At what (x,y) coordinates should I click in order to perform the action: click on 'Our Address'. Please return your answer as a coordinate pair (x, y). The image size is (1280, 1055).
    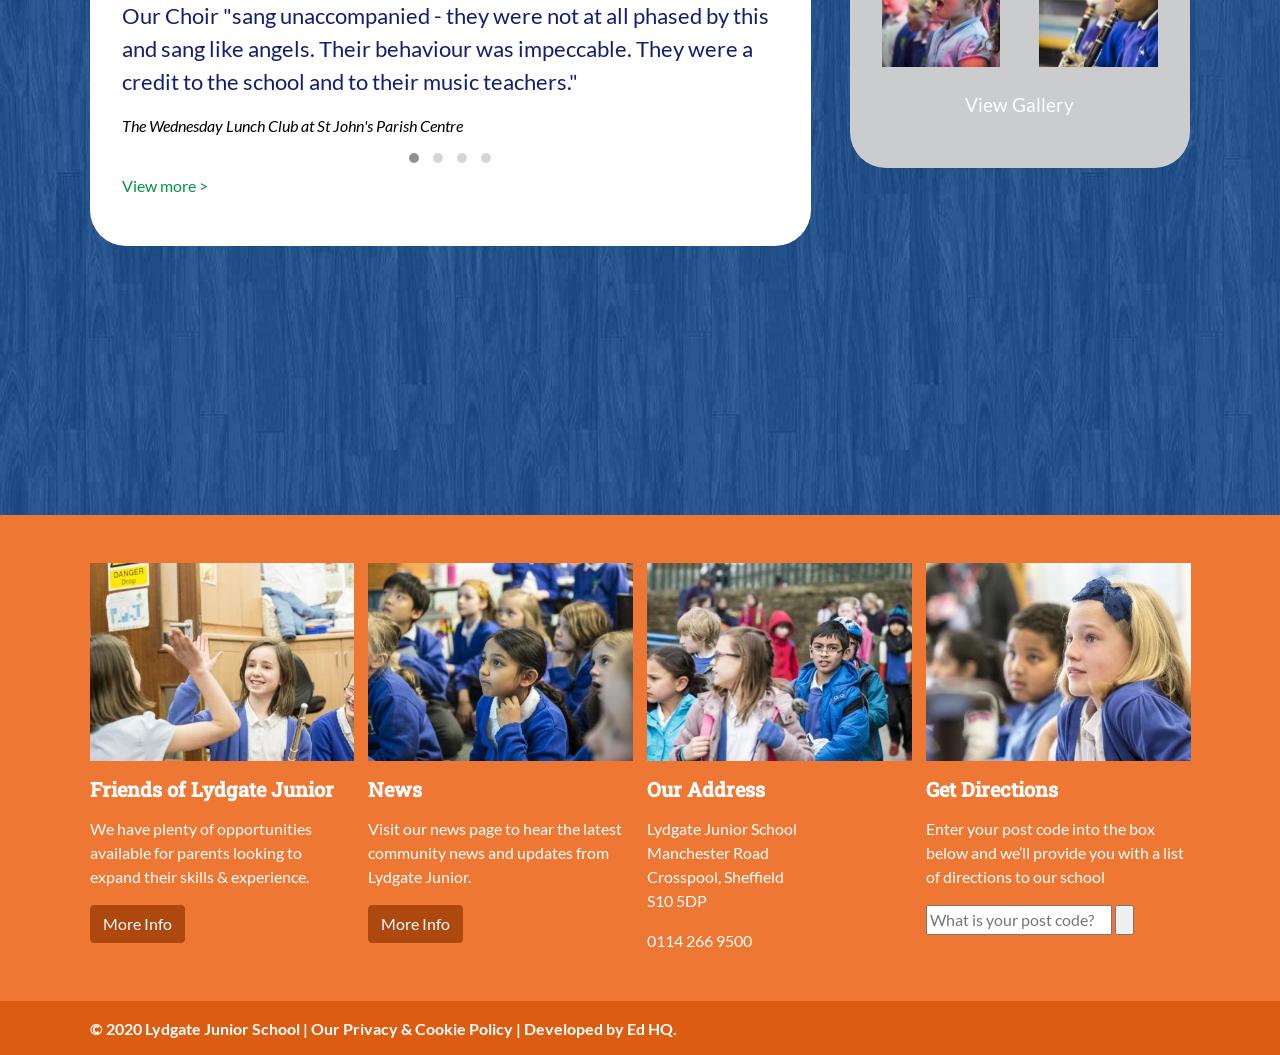
    Looking at the image, I should click on (706, 786).